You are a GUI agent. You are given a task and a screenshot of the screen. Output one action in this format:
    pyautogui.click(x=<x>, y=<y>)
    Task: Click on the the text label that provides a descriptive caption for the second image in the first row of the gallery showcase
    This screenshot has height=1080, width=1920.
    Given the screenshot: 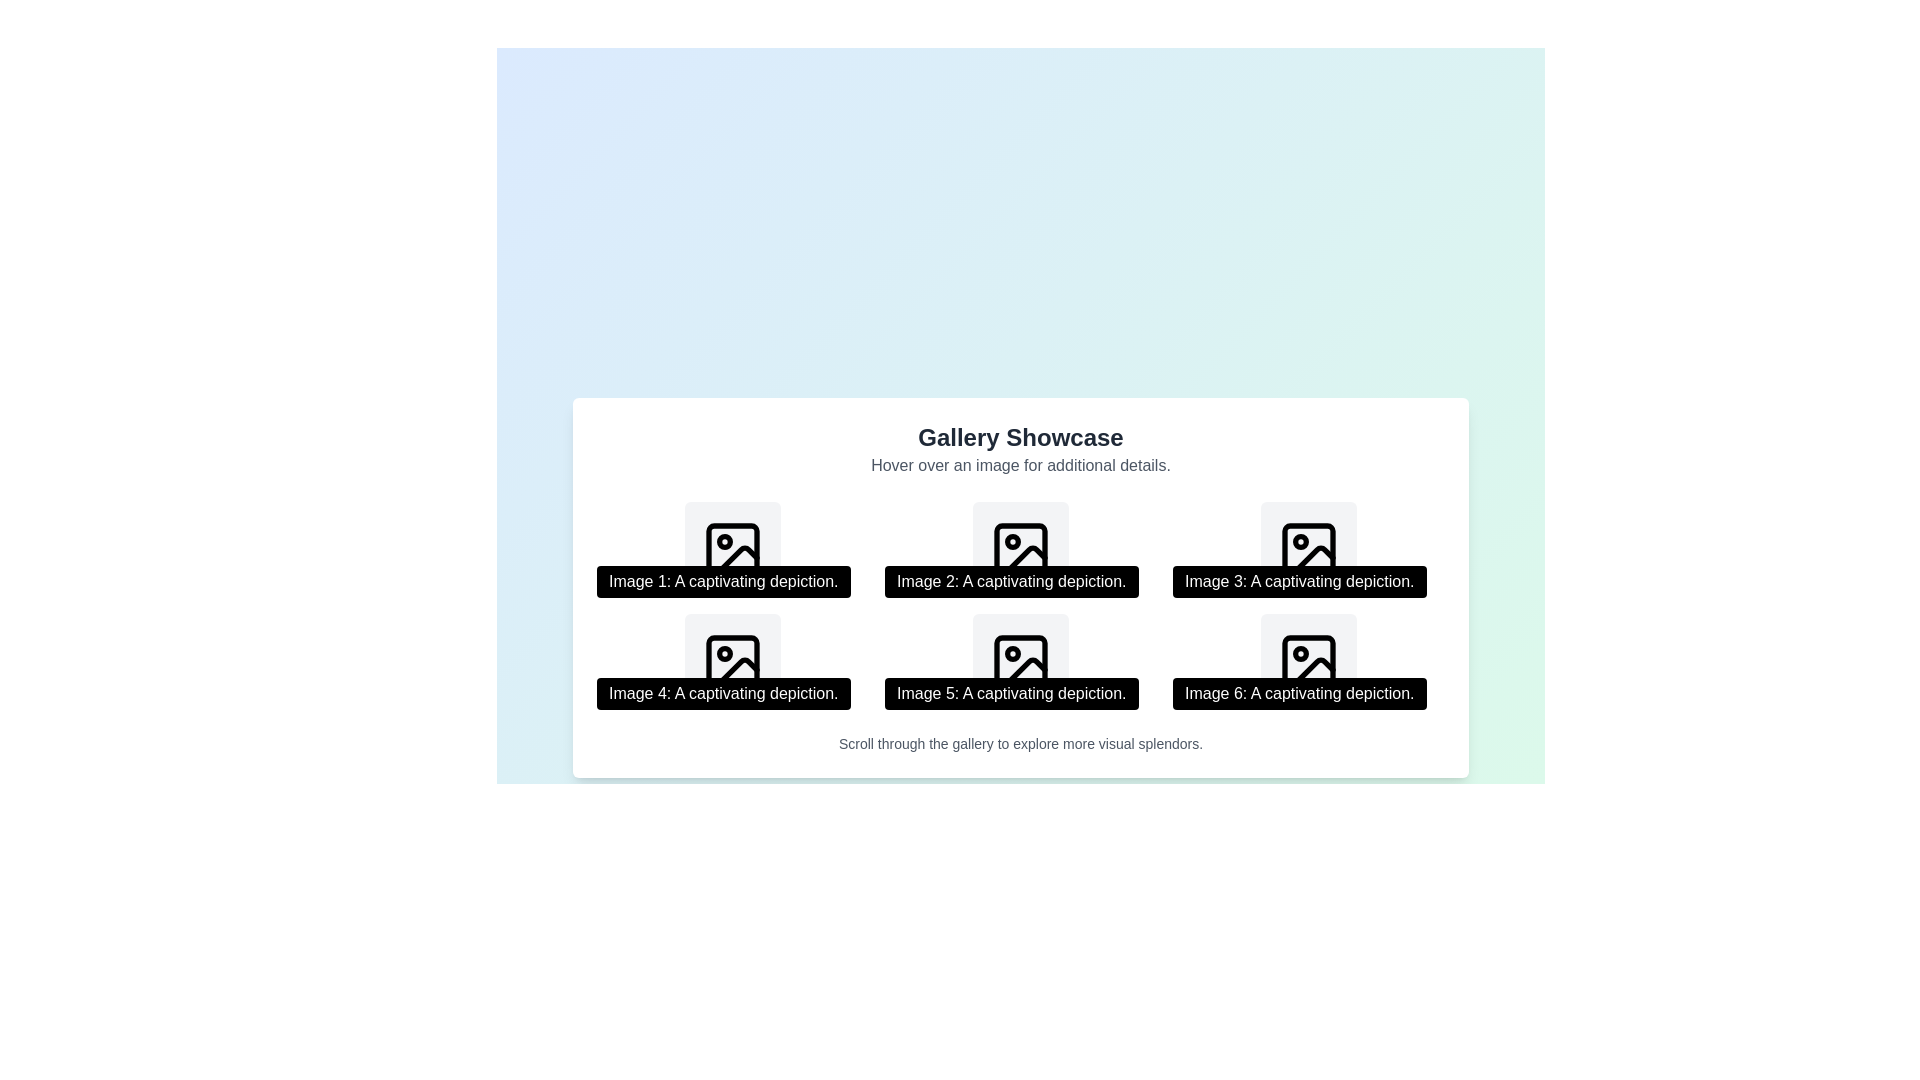 What is the action you would take?
    pyautogui.click(x=1011, y=582)
    